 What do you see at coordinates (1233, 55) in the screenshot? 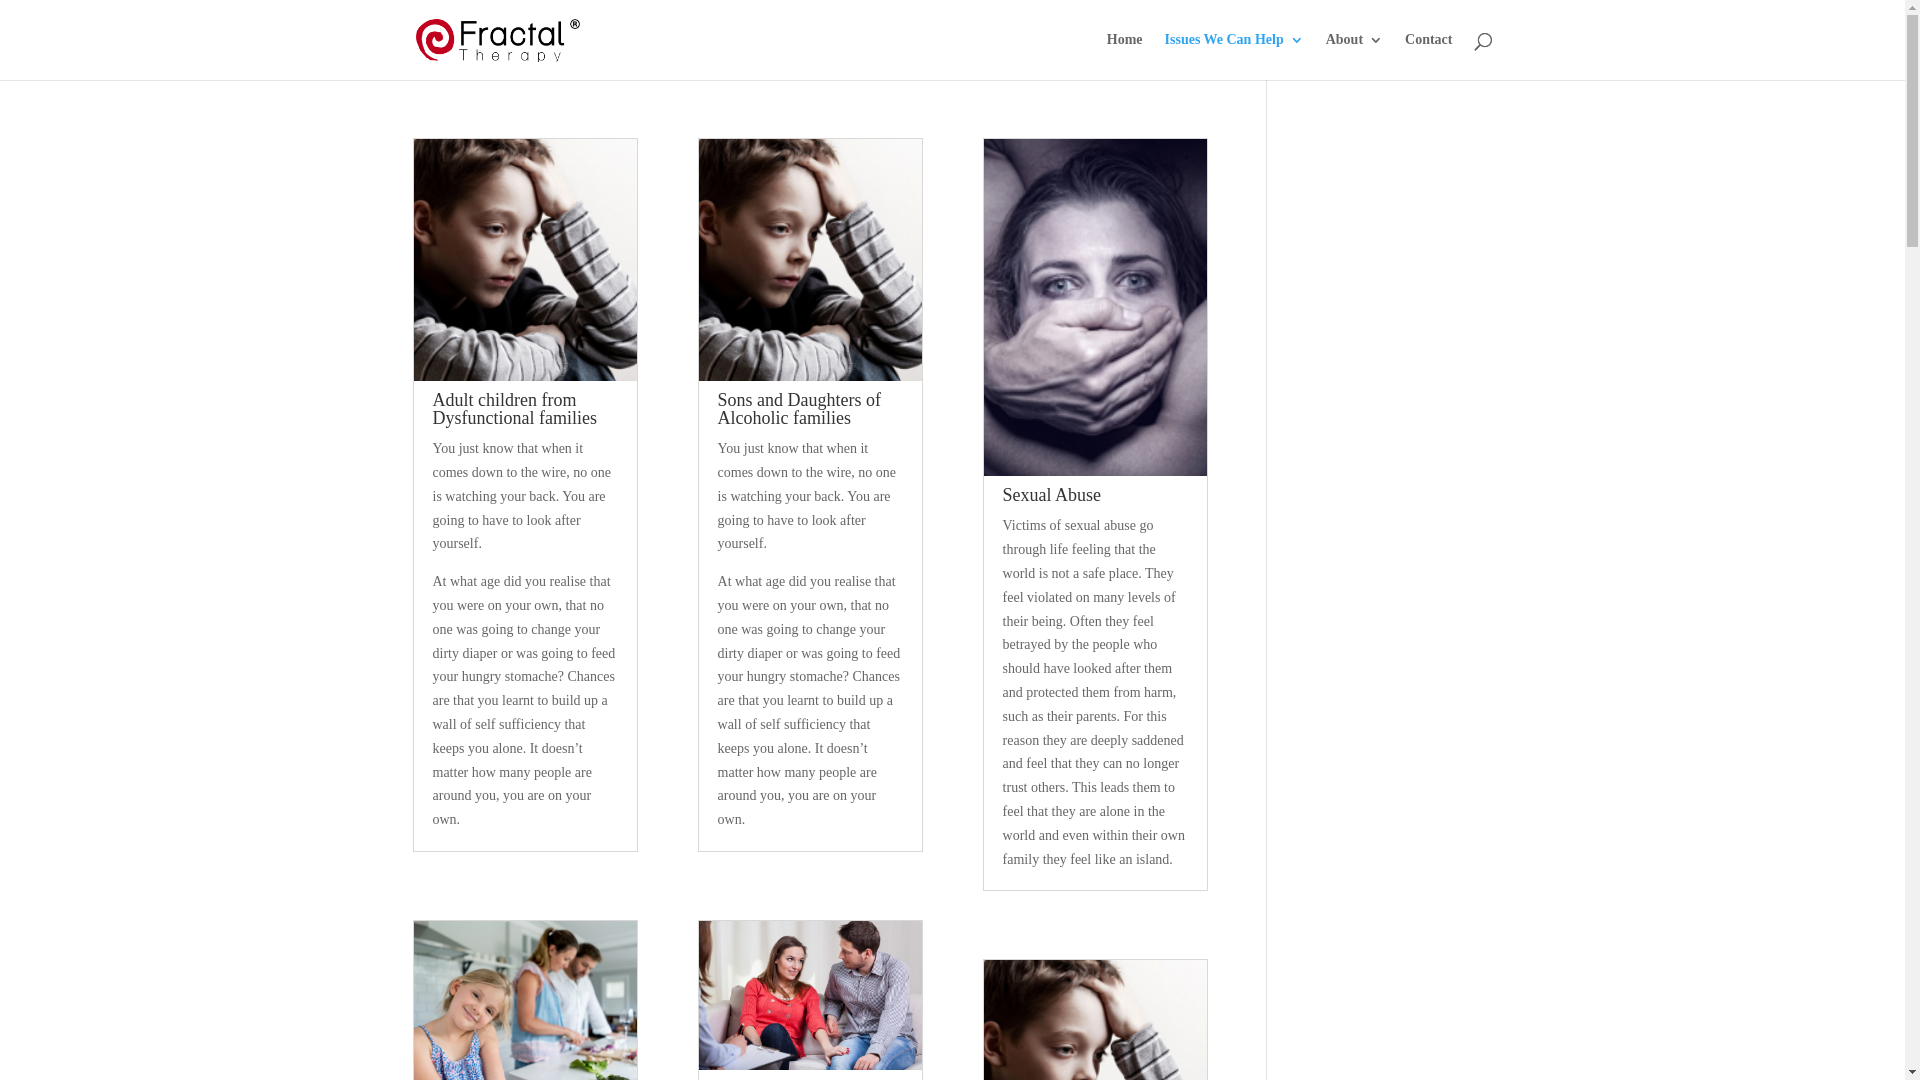
I see `'Issues We Can Help'` at bounding box center [1233, 55].